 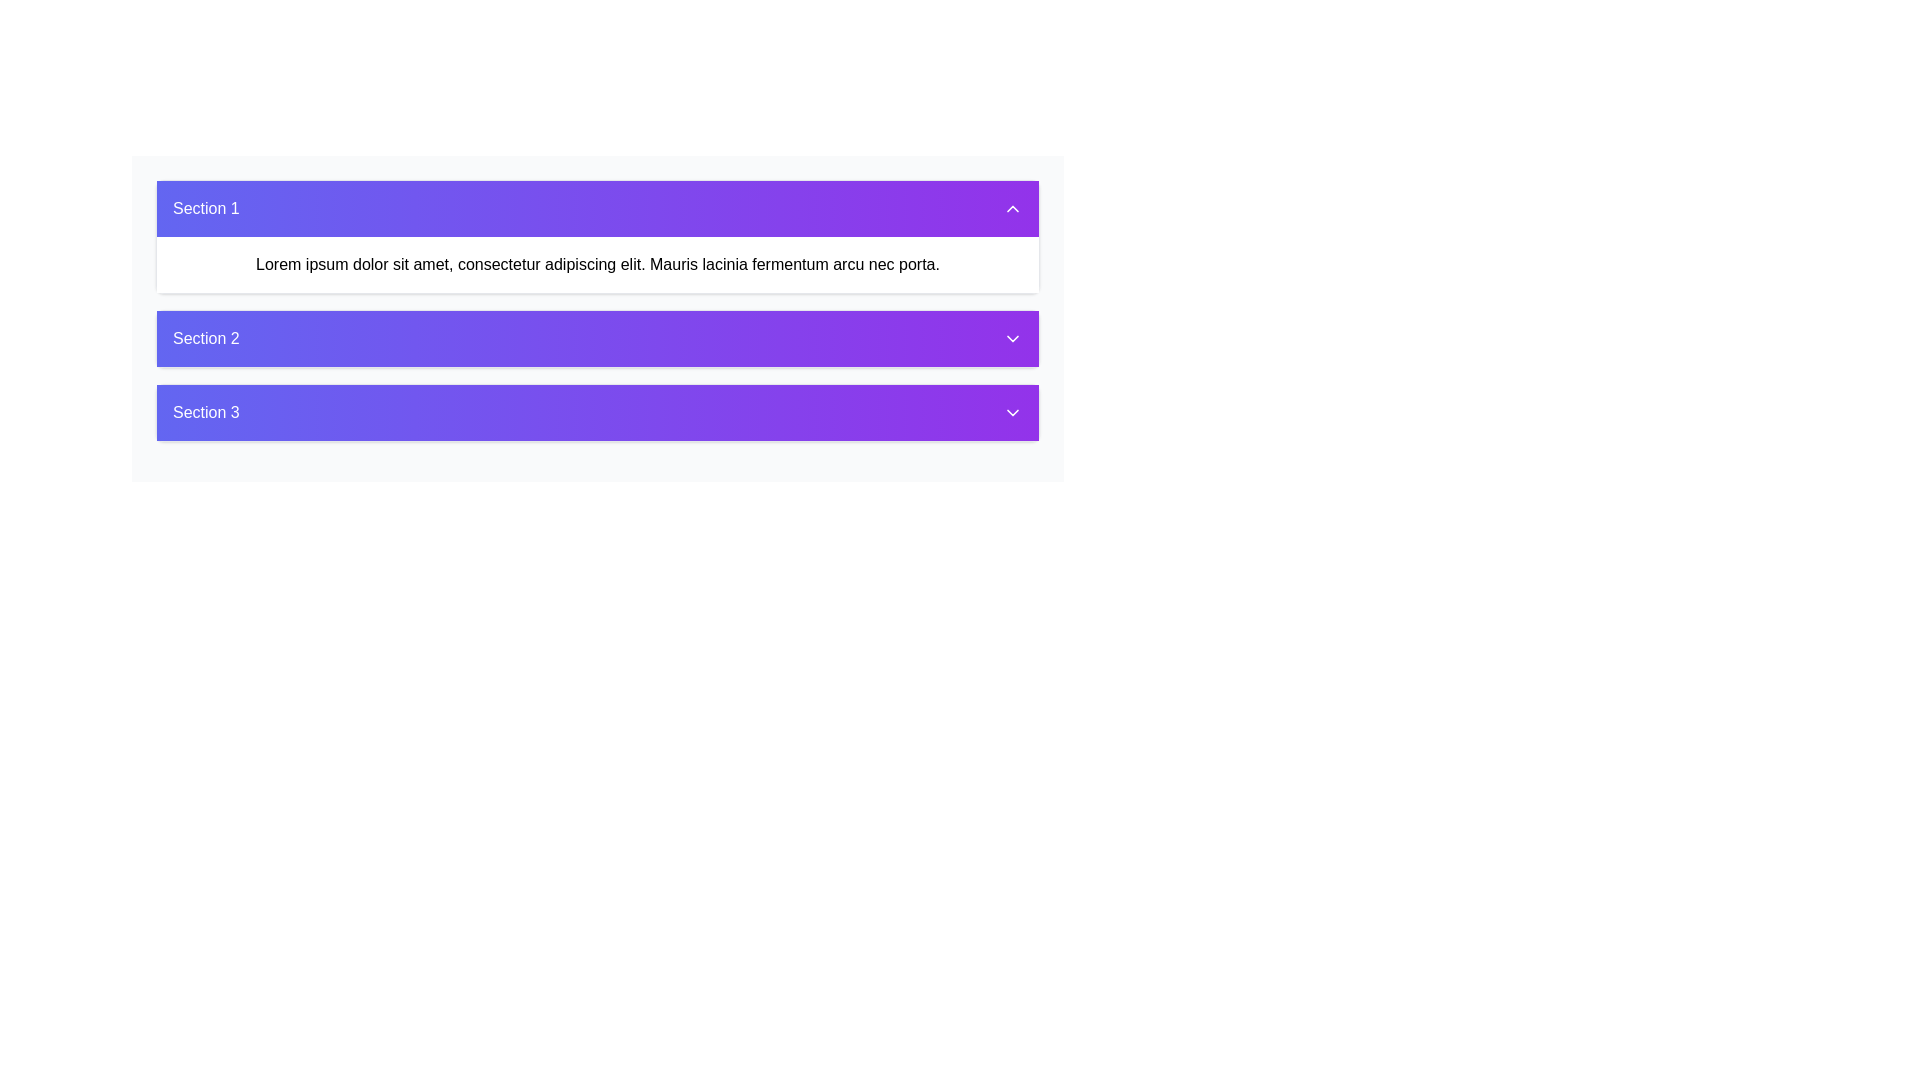 What do you see at coordinates (597, 264) in the screenshot?
I see `the text display element that shows 'Lorem ipsum dolor sit amet, consectetur adipiscing elit. Mauris lacinia fermentum arcu nec porta.' which is centered in the white area of the first purple section titled 'Section 1'` at bounding box center [597, 264].